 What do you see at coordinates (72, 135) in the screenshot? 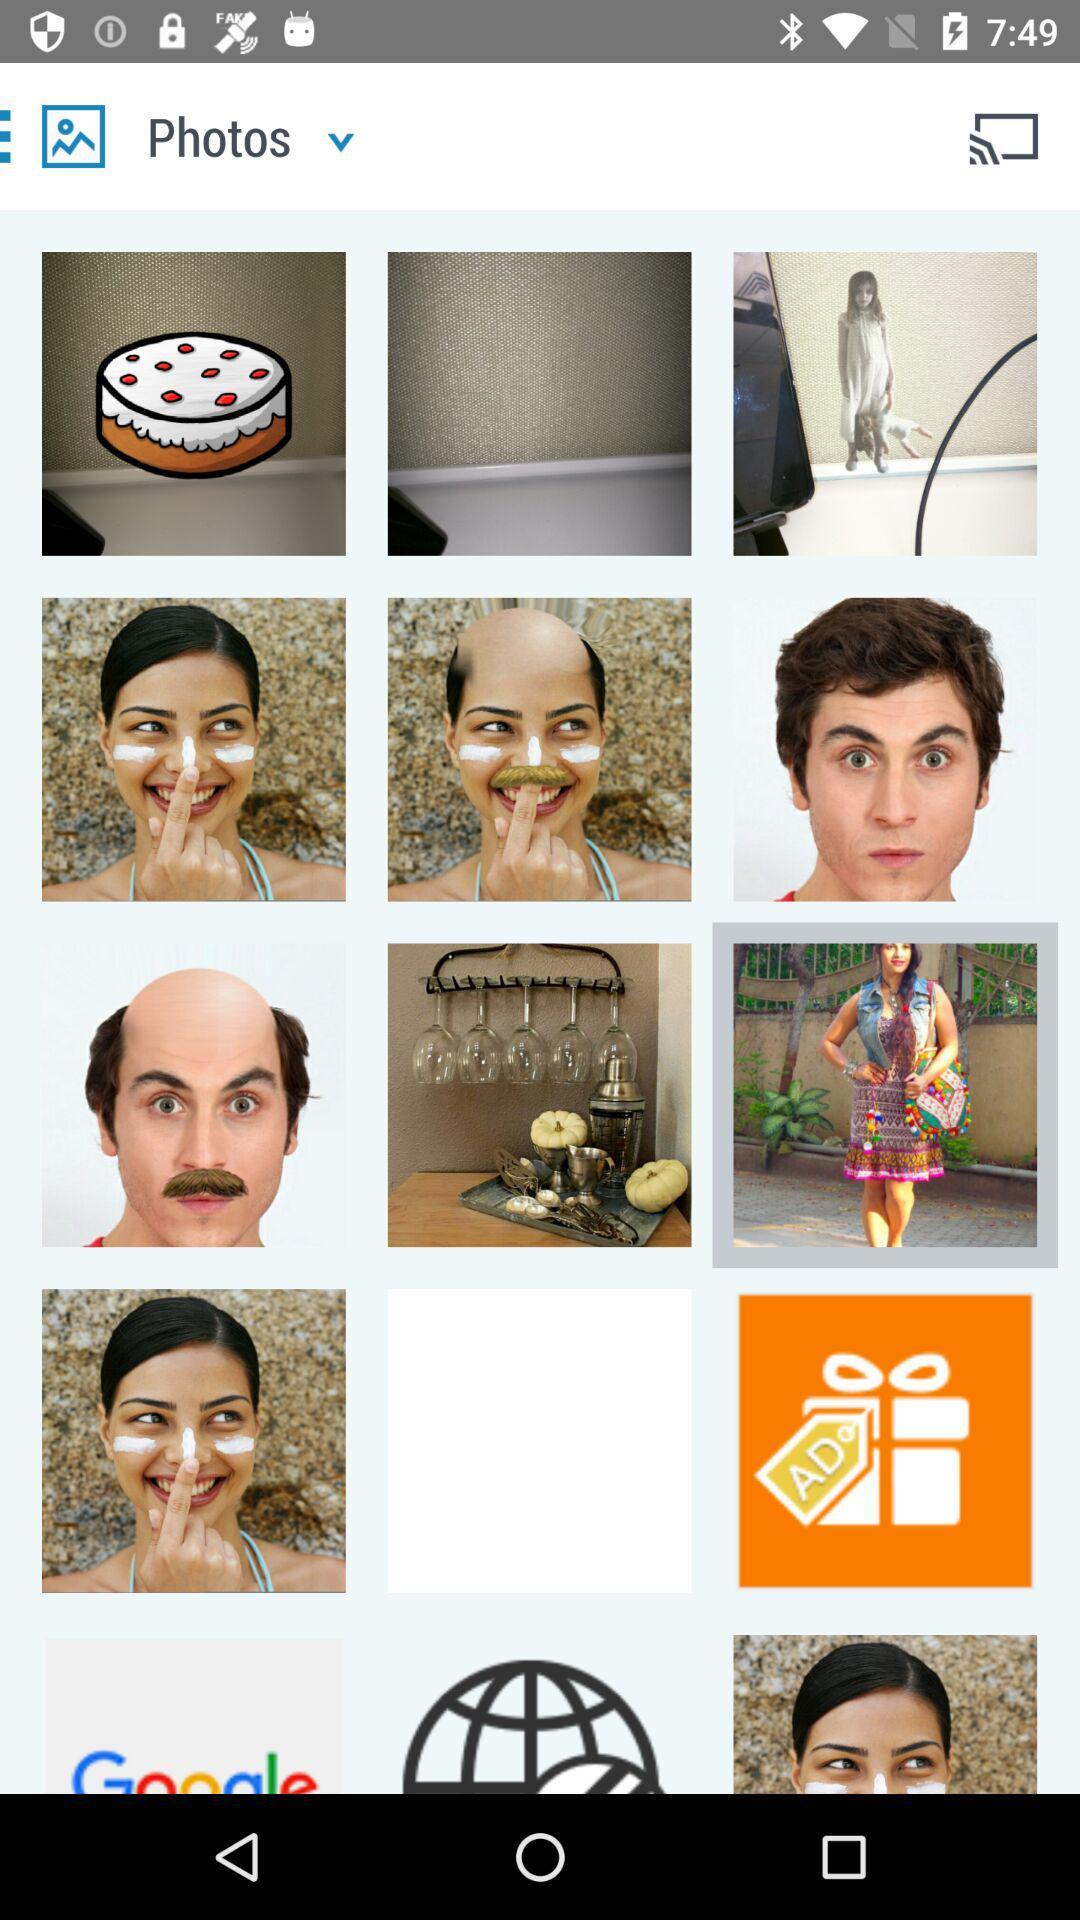
I see `gallery icon` at bounding box center [72, 135].